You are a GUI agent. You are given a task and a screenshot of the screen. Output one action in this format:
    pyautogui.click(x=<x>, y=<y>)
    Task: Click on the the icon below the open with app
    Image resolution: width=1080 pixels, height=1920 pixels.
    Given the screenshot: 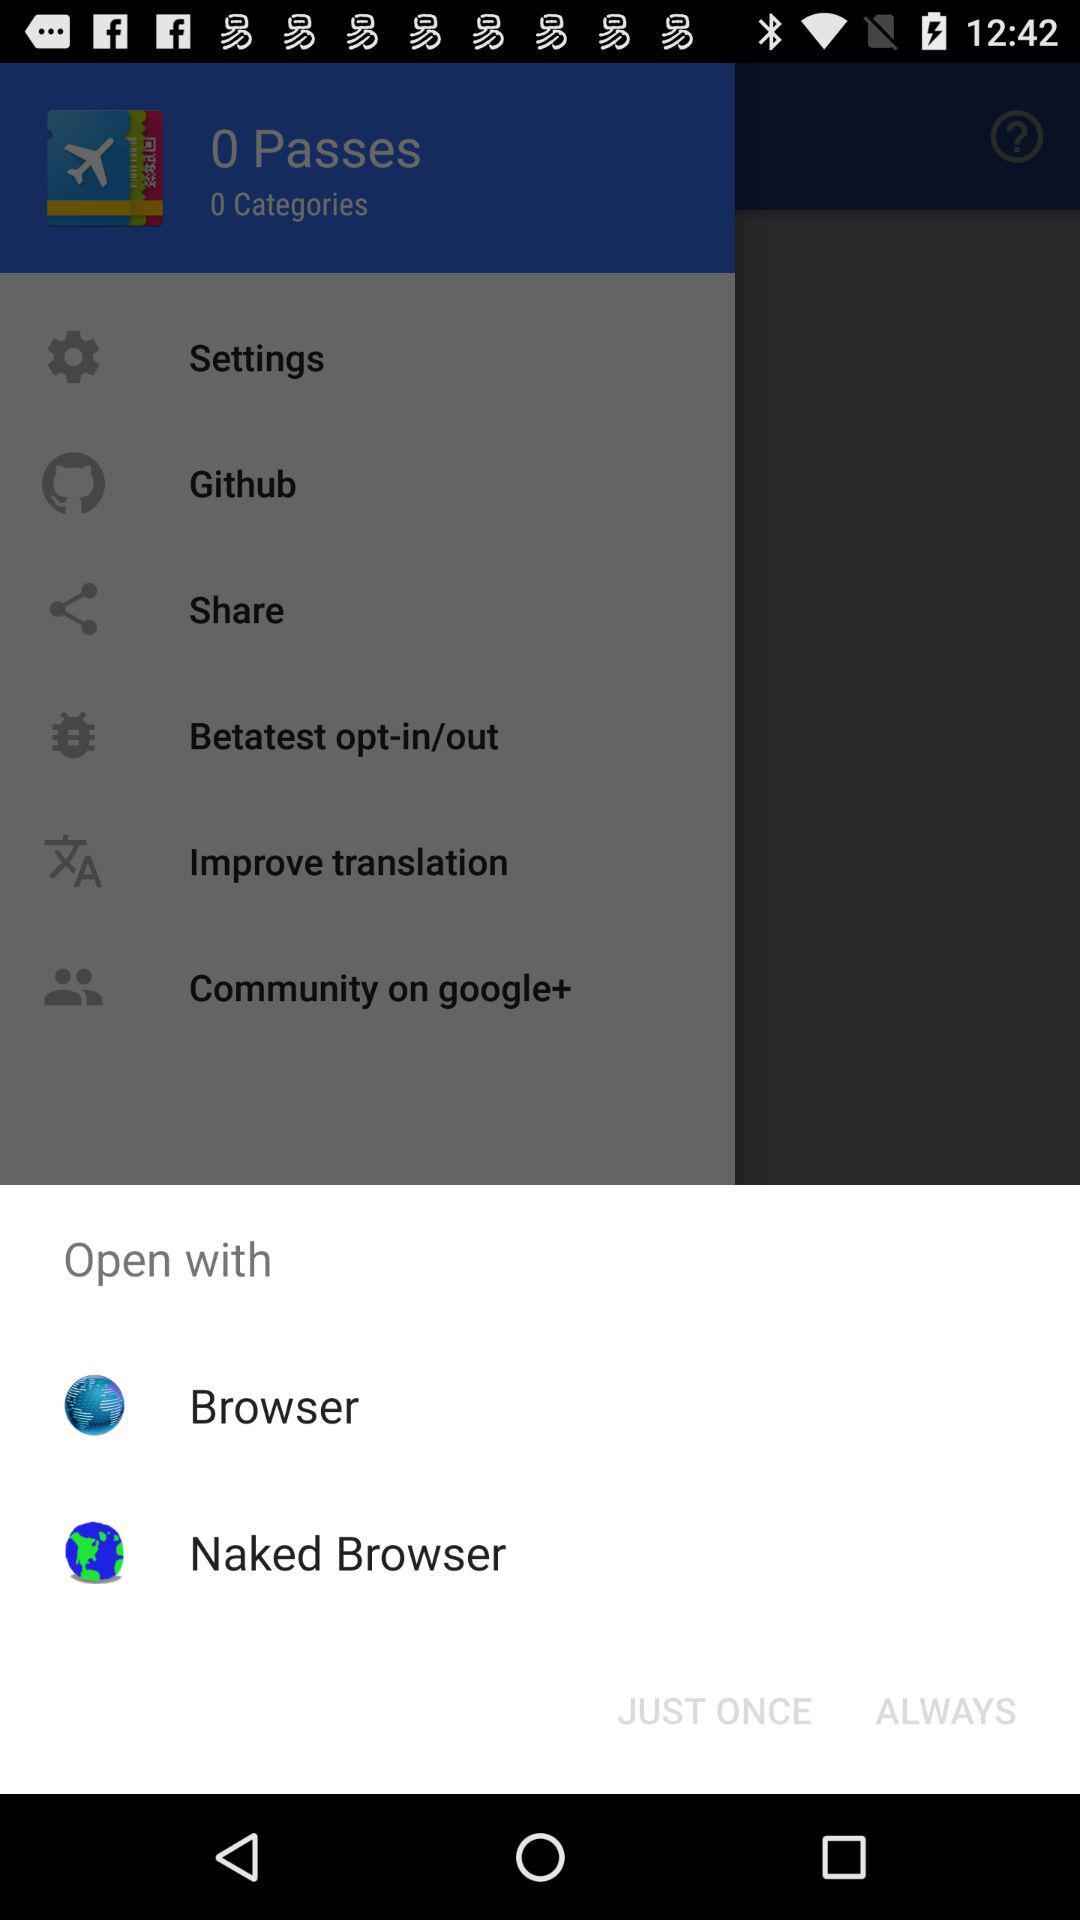 What is the action you would take?
    pyautogui.click(x=945, y=1708)
    